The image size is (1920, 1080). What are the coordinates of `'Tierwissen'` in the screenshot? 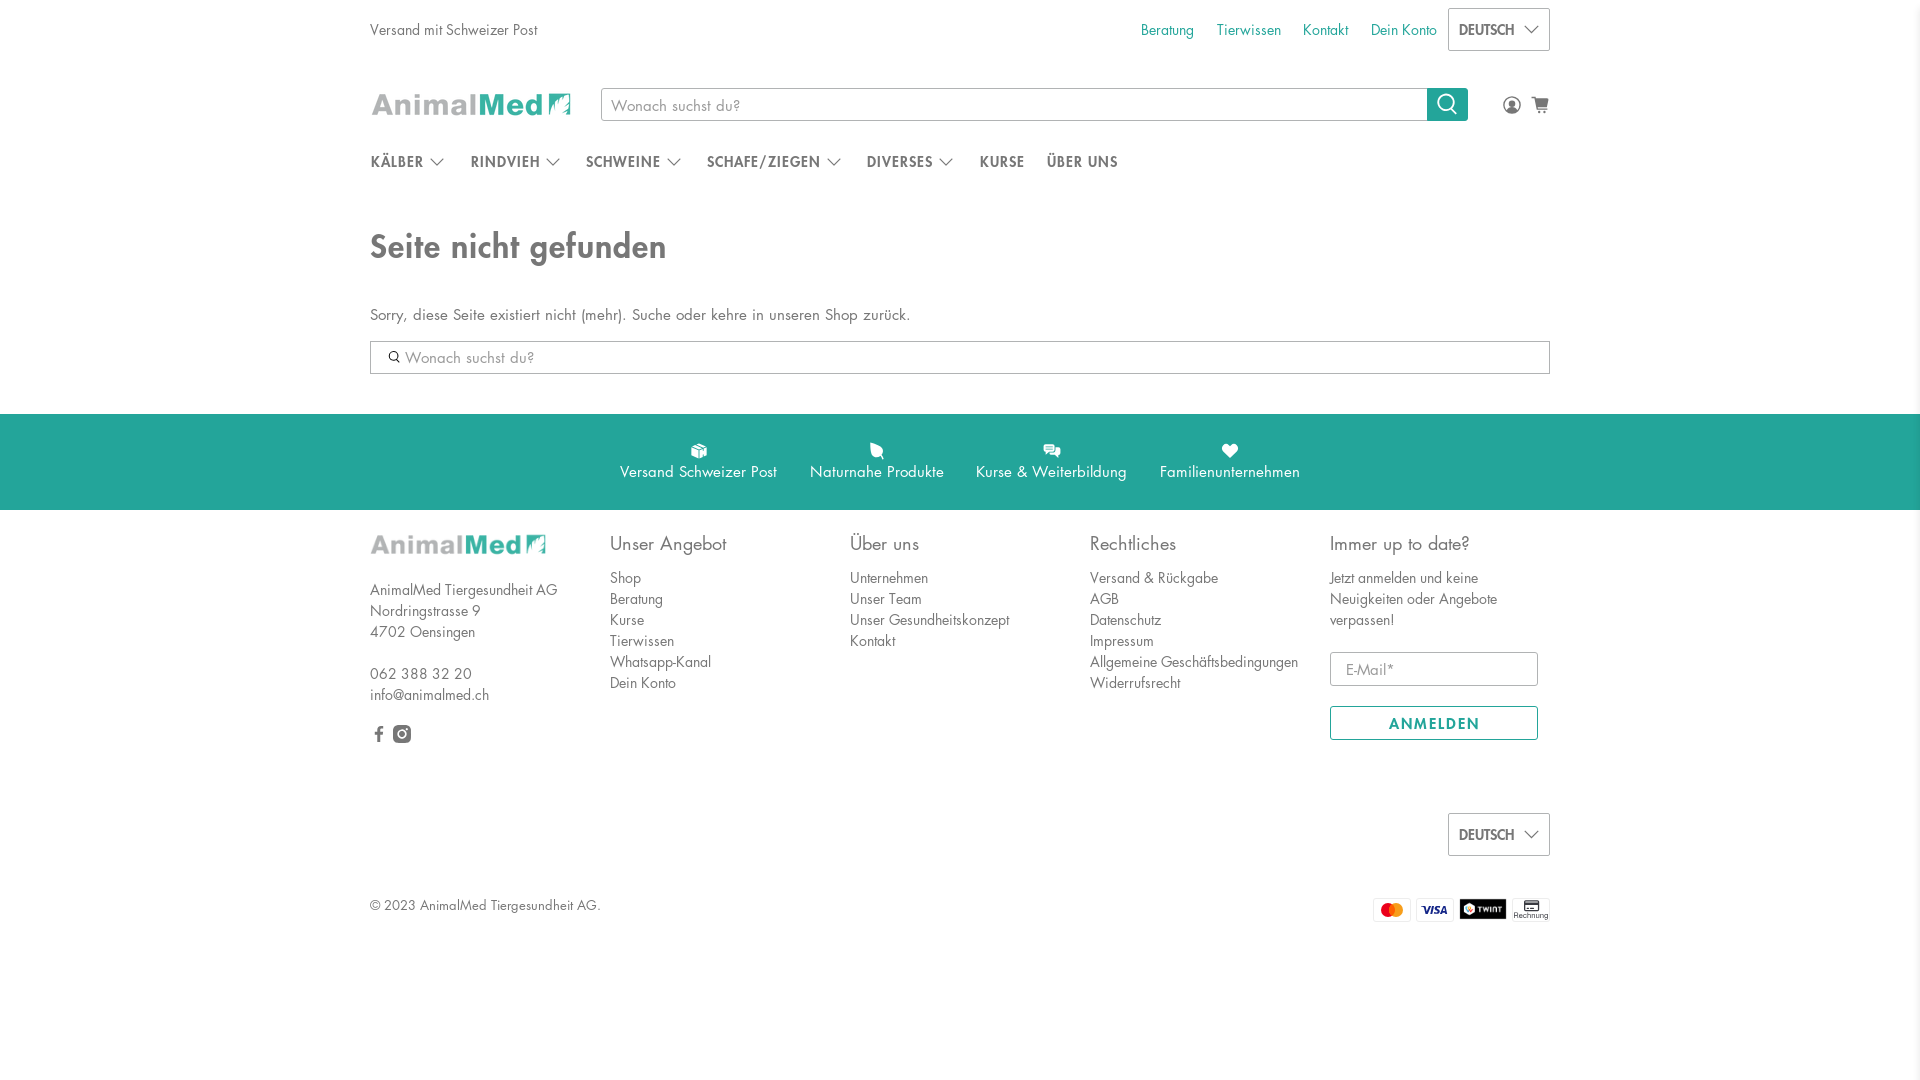 It's located at (642, 640).